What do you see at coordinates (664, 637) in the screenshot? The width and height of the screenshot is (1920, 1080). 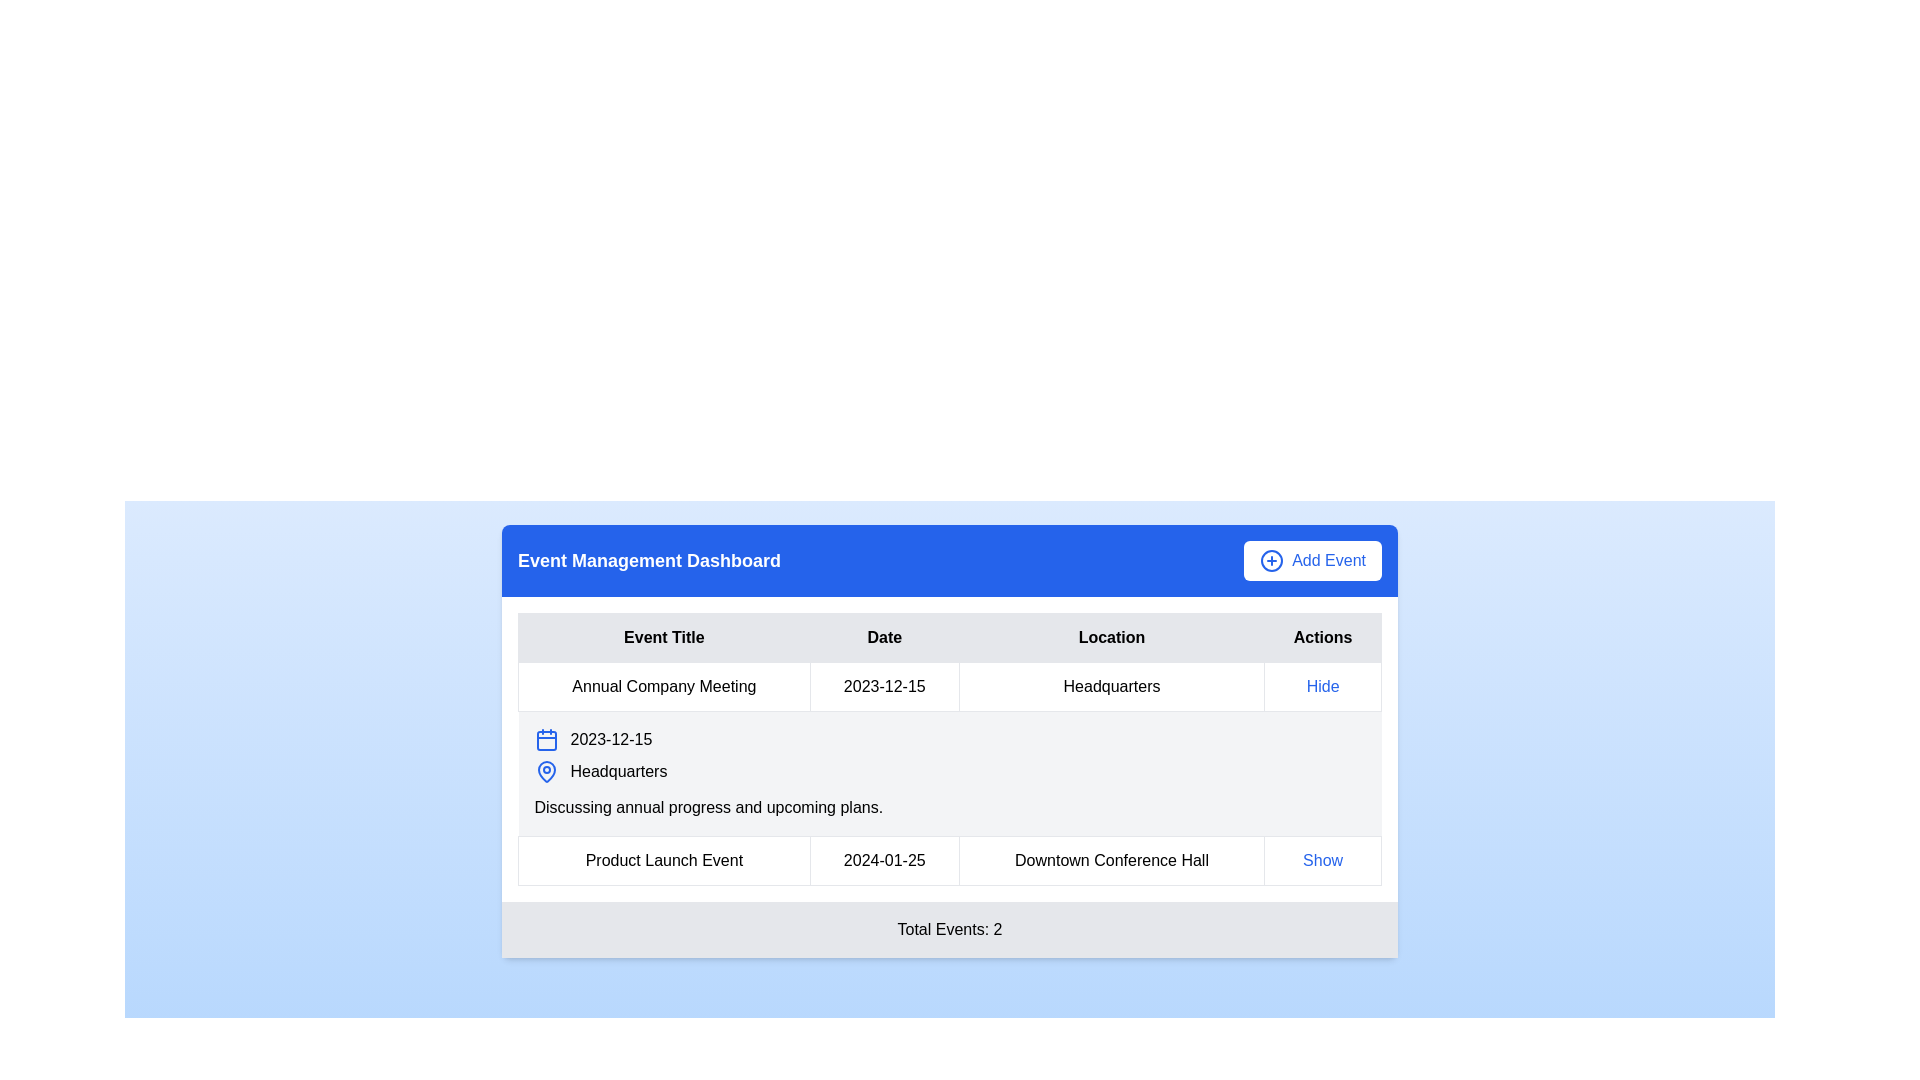 I see `text content of the 'Event Title' header label, which is the left-most header in a row of four headers in the table layout` at bounding box center [664, 637].